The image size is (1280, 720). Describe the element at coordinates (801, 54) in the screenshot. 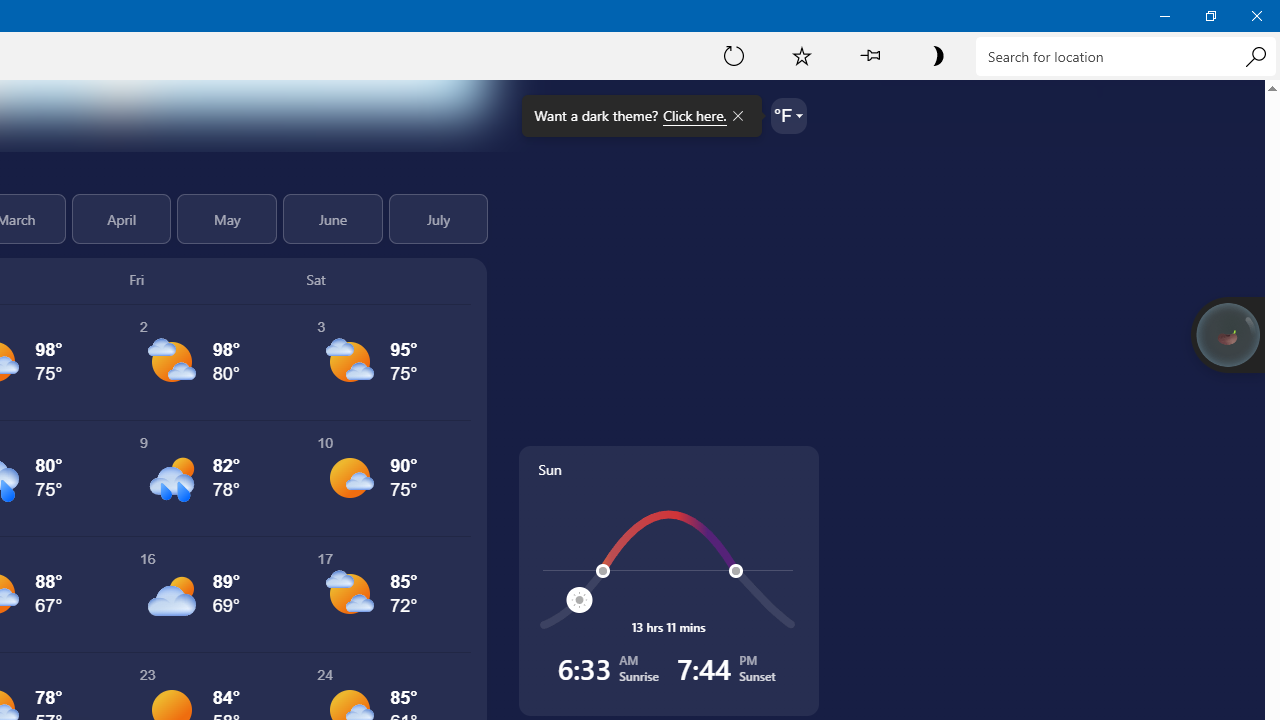

I see `'Add to Favorites'` at that location.